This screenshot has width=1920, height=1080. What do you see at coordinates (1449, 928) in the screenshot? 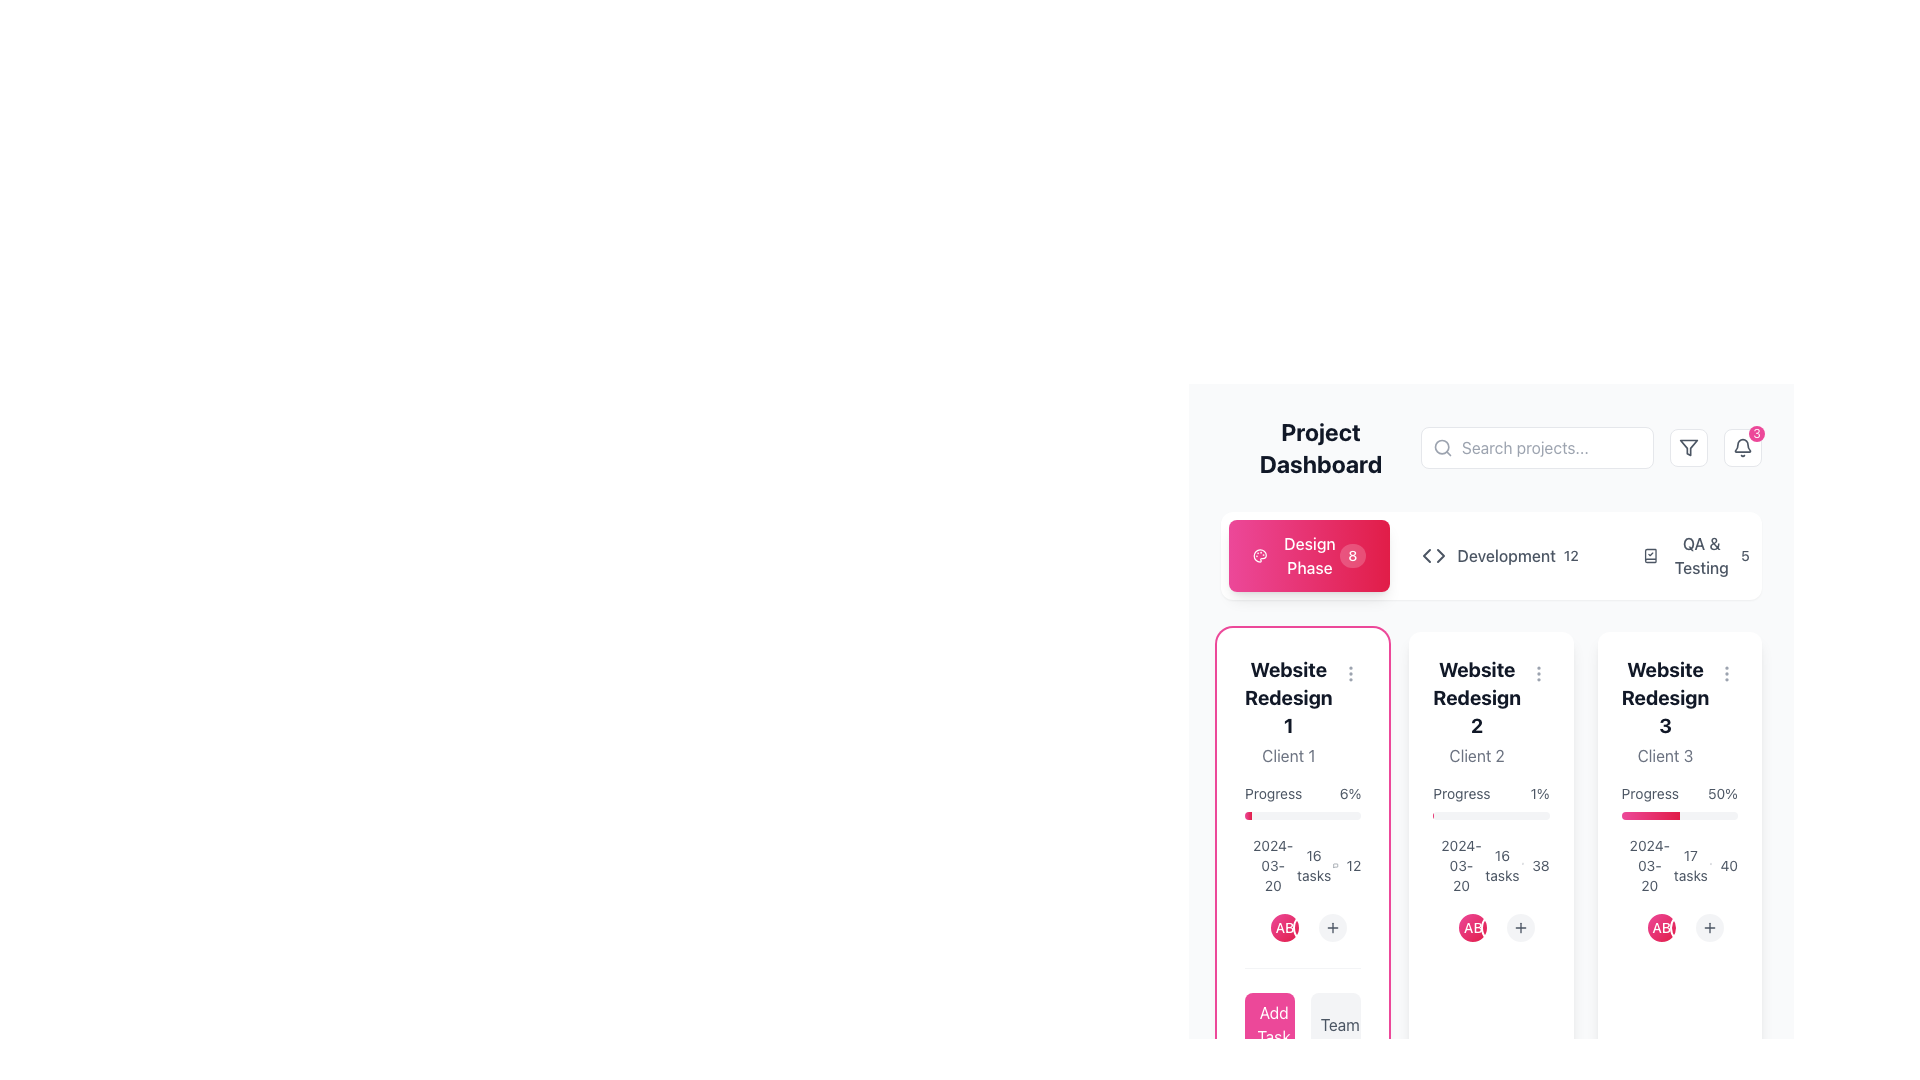
I see `the first circular Avatar or badge component with a gradient background and the letters 'AB' in the center, located within the card labeled 'Website Redesign 2'` at bounding box center [1449, 928].